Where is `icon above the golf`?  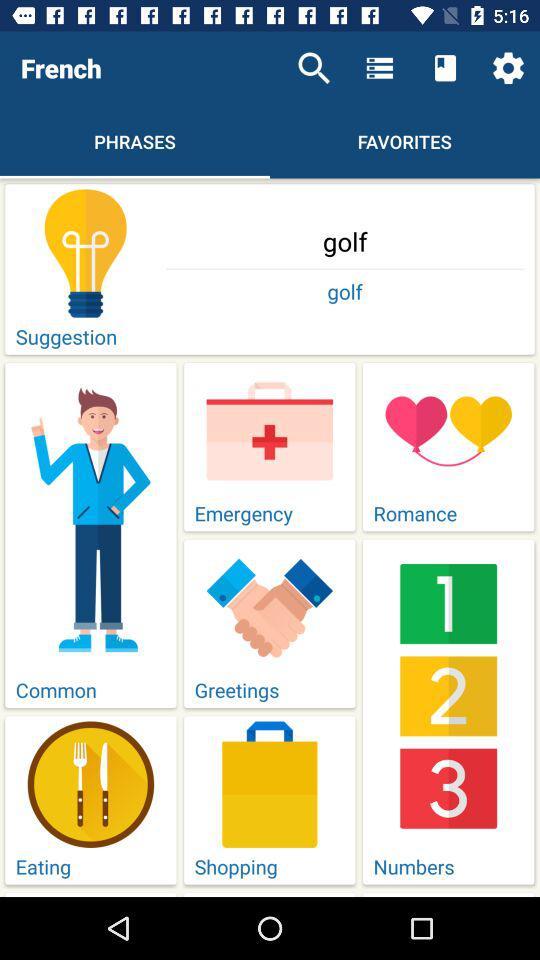
icon above the golf is located at coordinates (508, 68).